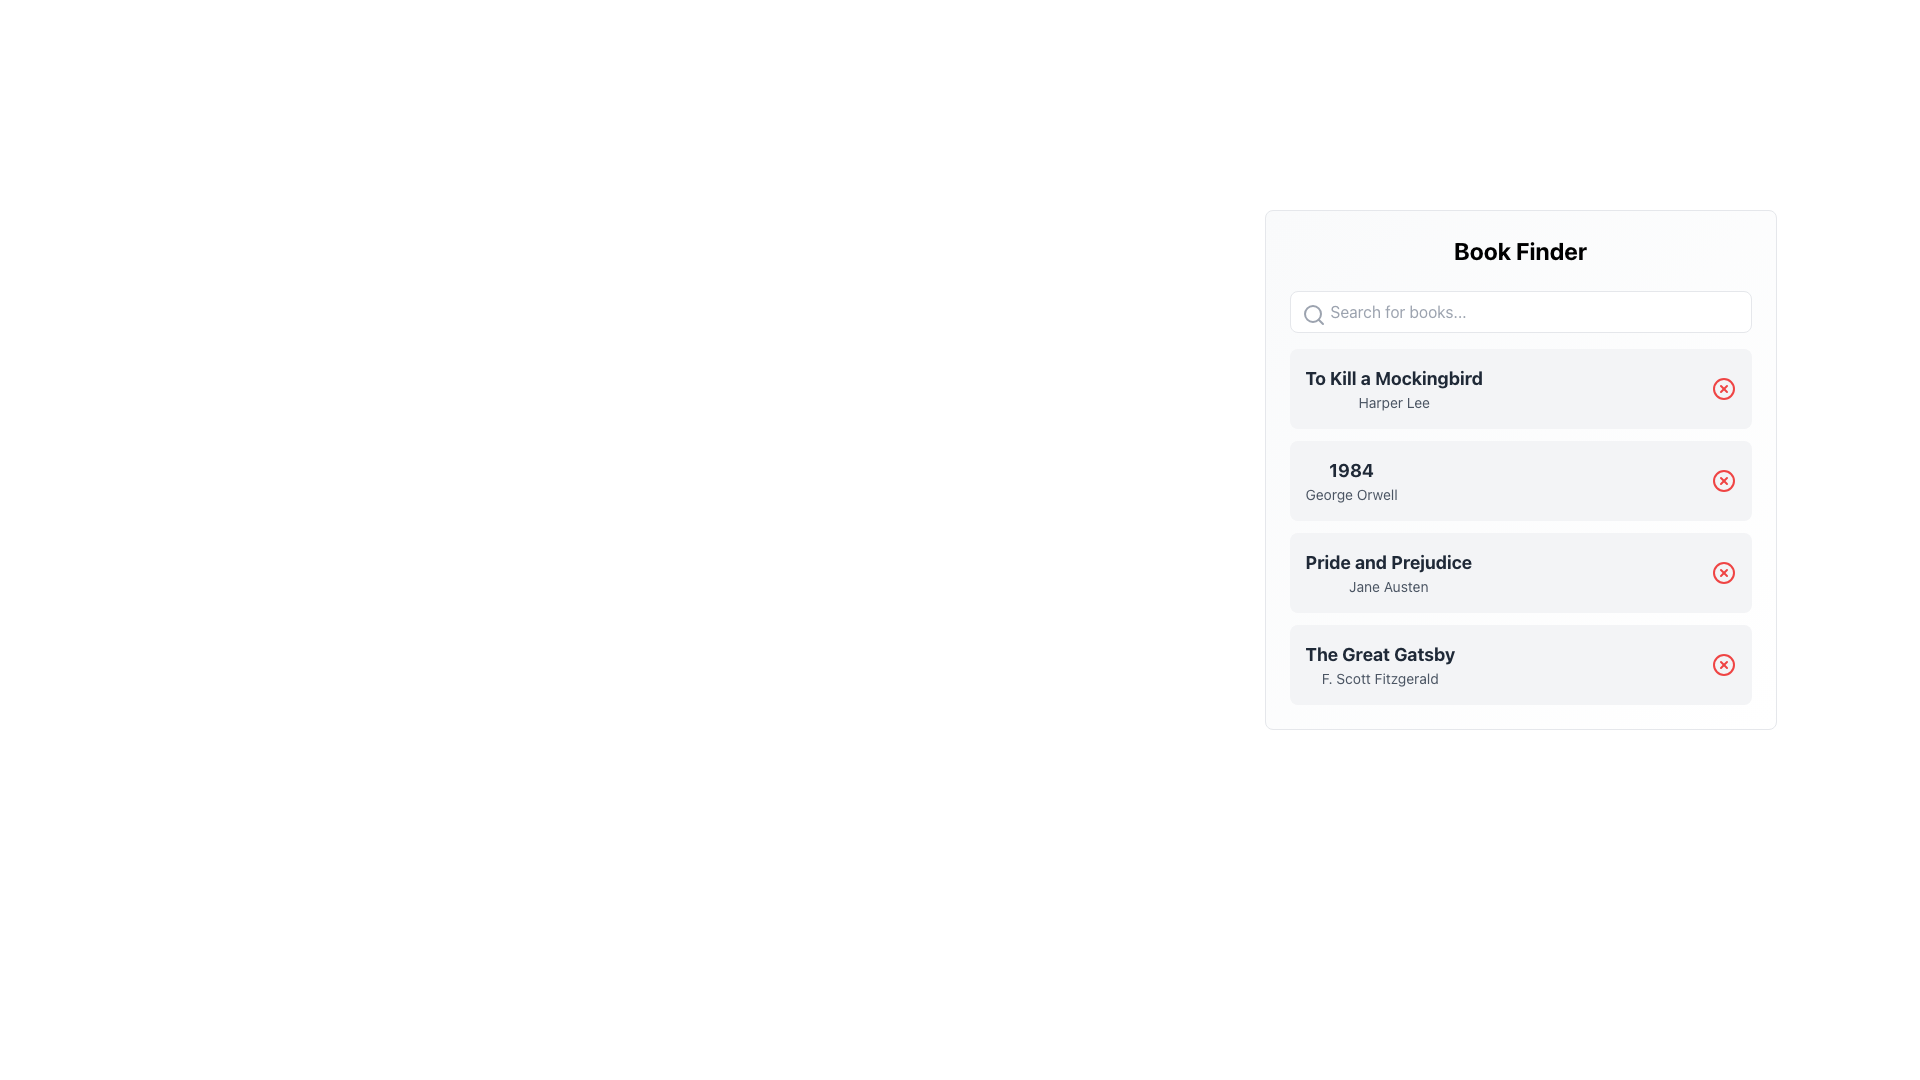 This screenshot has width=1920, height=1080. Describe the element at coordinates (1520, 573) in the screenshot. I see `the third book entry in the 'Book Finder' section, which displays information about a book and is located between '1984 by George Orwell' and 'The Great Gatsby by F. Scott Fitzgerald'` at that location.